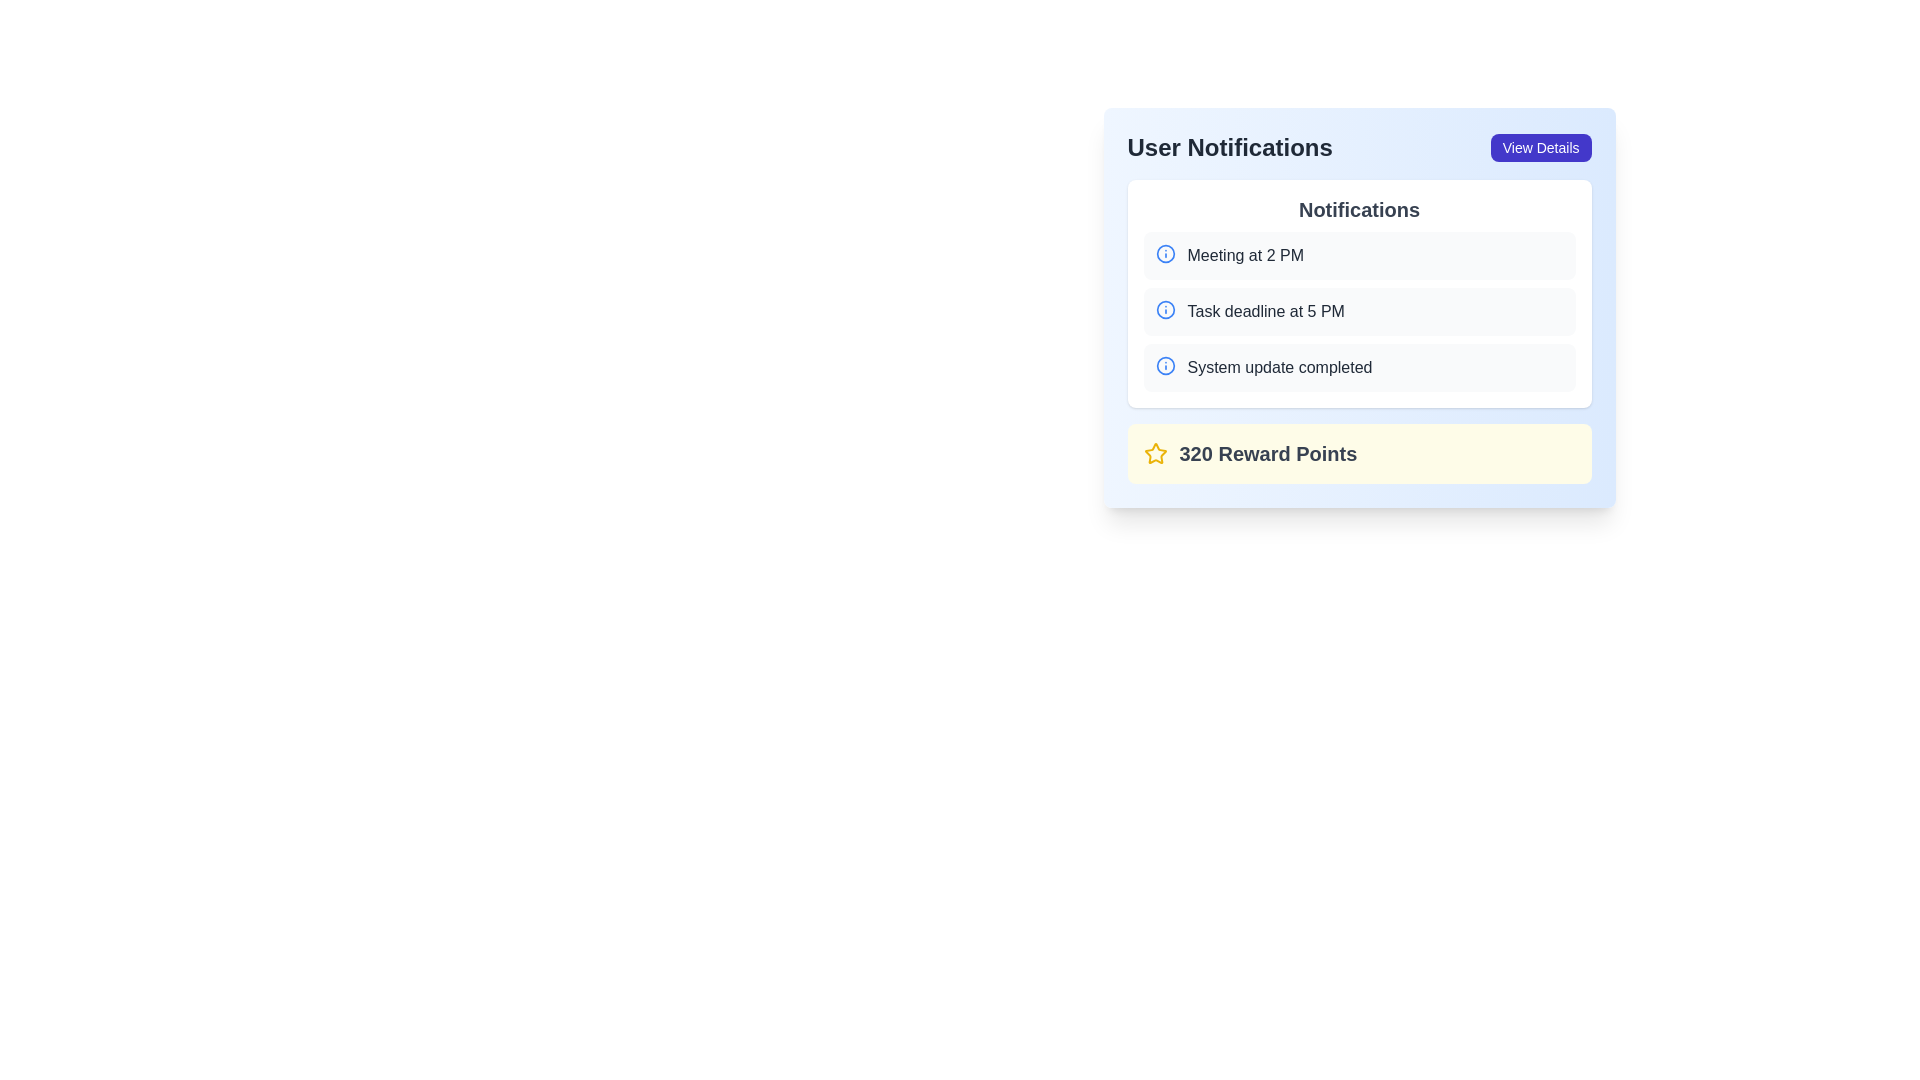 This screenshot has width=1920, height=1080. Describe the element at coordinates (1165, 309) in the screenshot. I see `the informational icon located to the left of the text 'Task deadline at 5 PM' in the second row of the 'Notifications' list` at that location.